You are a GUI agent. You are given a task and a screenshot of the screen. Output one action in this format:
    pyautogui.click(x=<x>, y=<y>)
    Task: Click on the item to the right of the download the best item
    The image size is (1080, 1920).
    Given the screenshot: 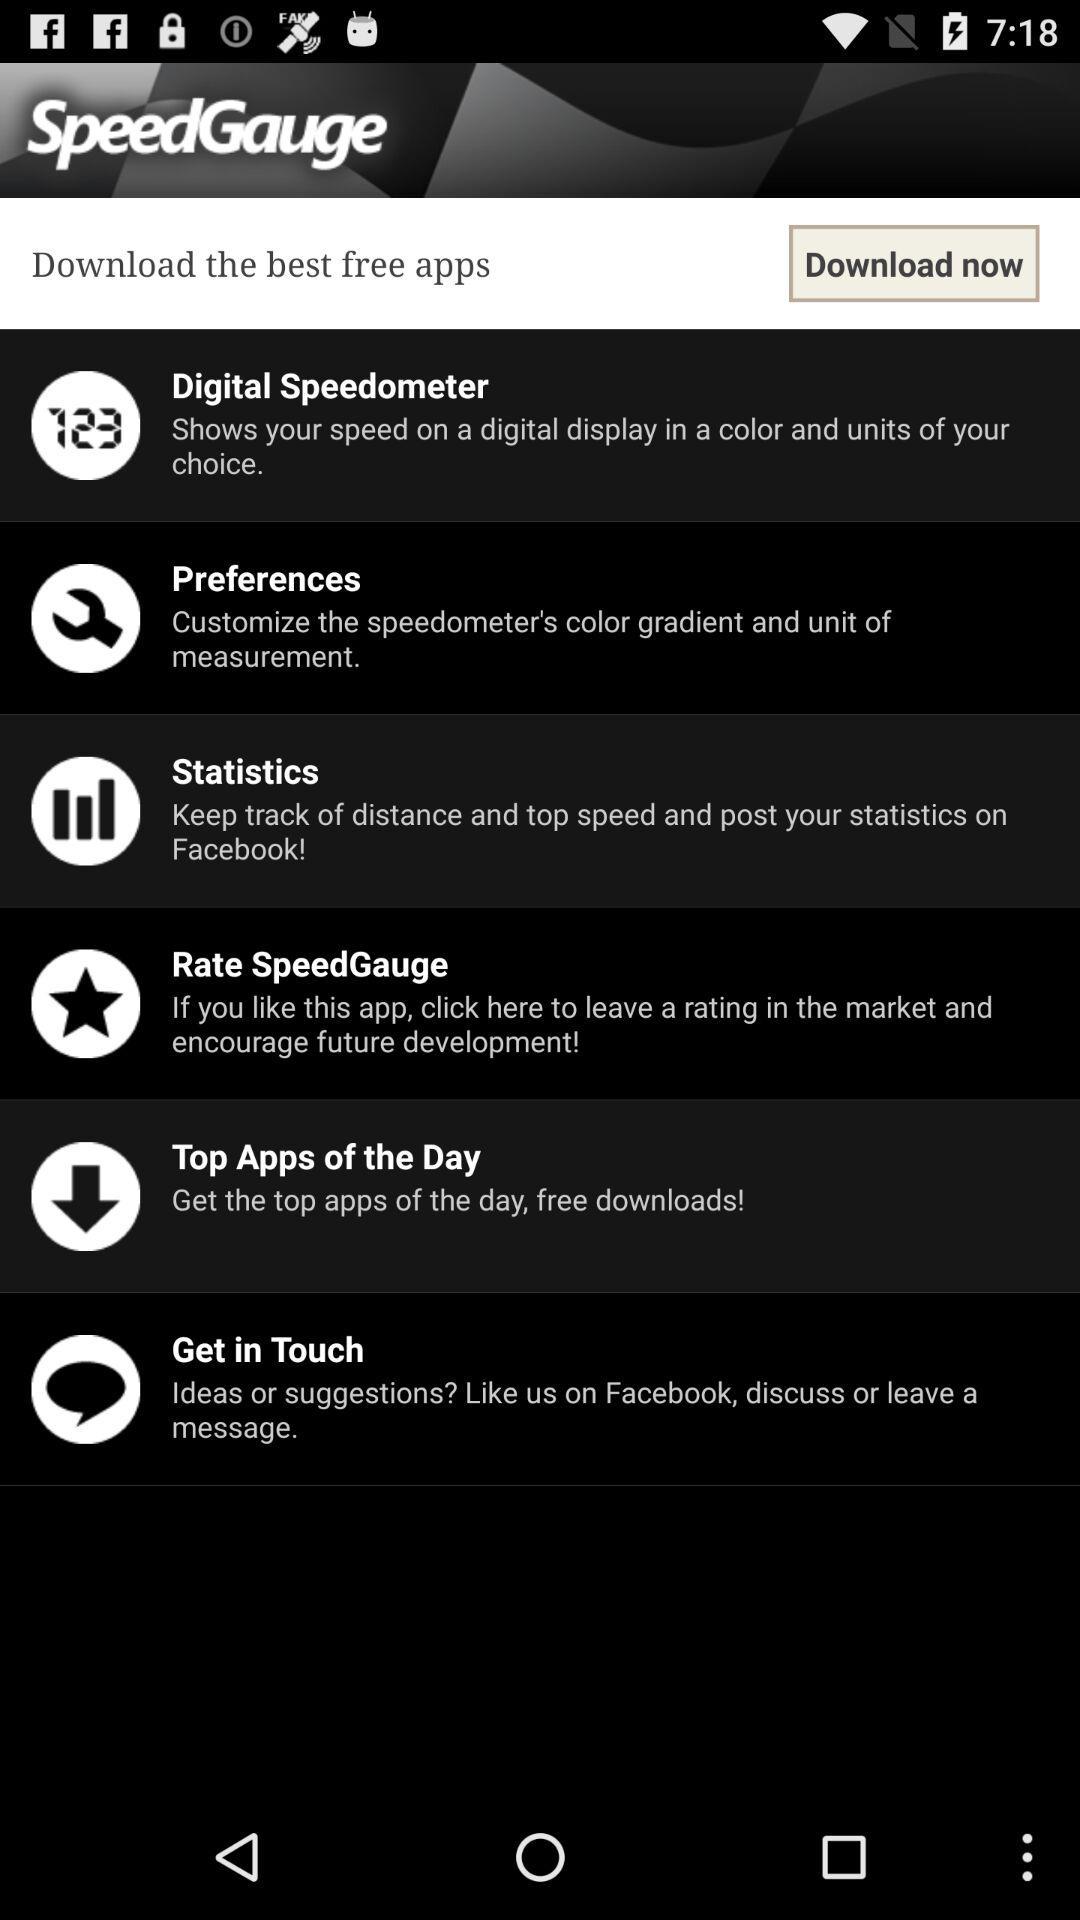 What is the action you would take?
    pyautogui.click(x=914, y=262)
    